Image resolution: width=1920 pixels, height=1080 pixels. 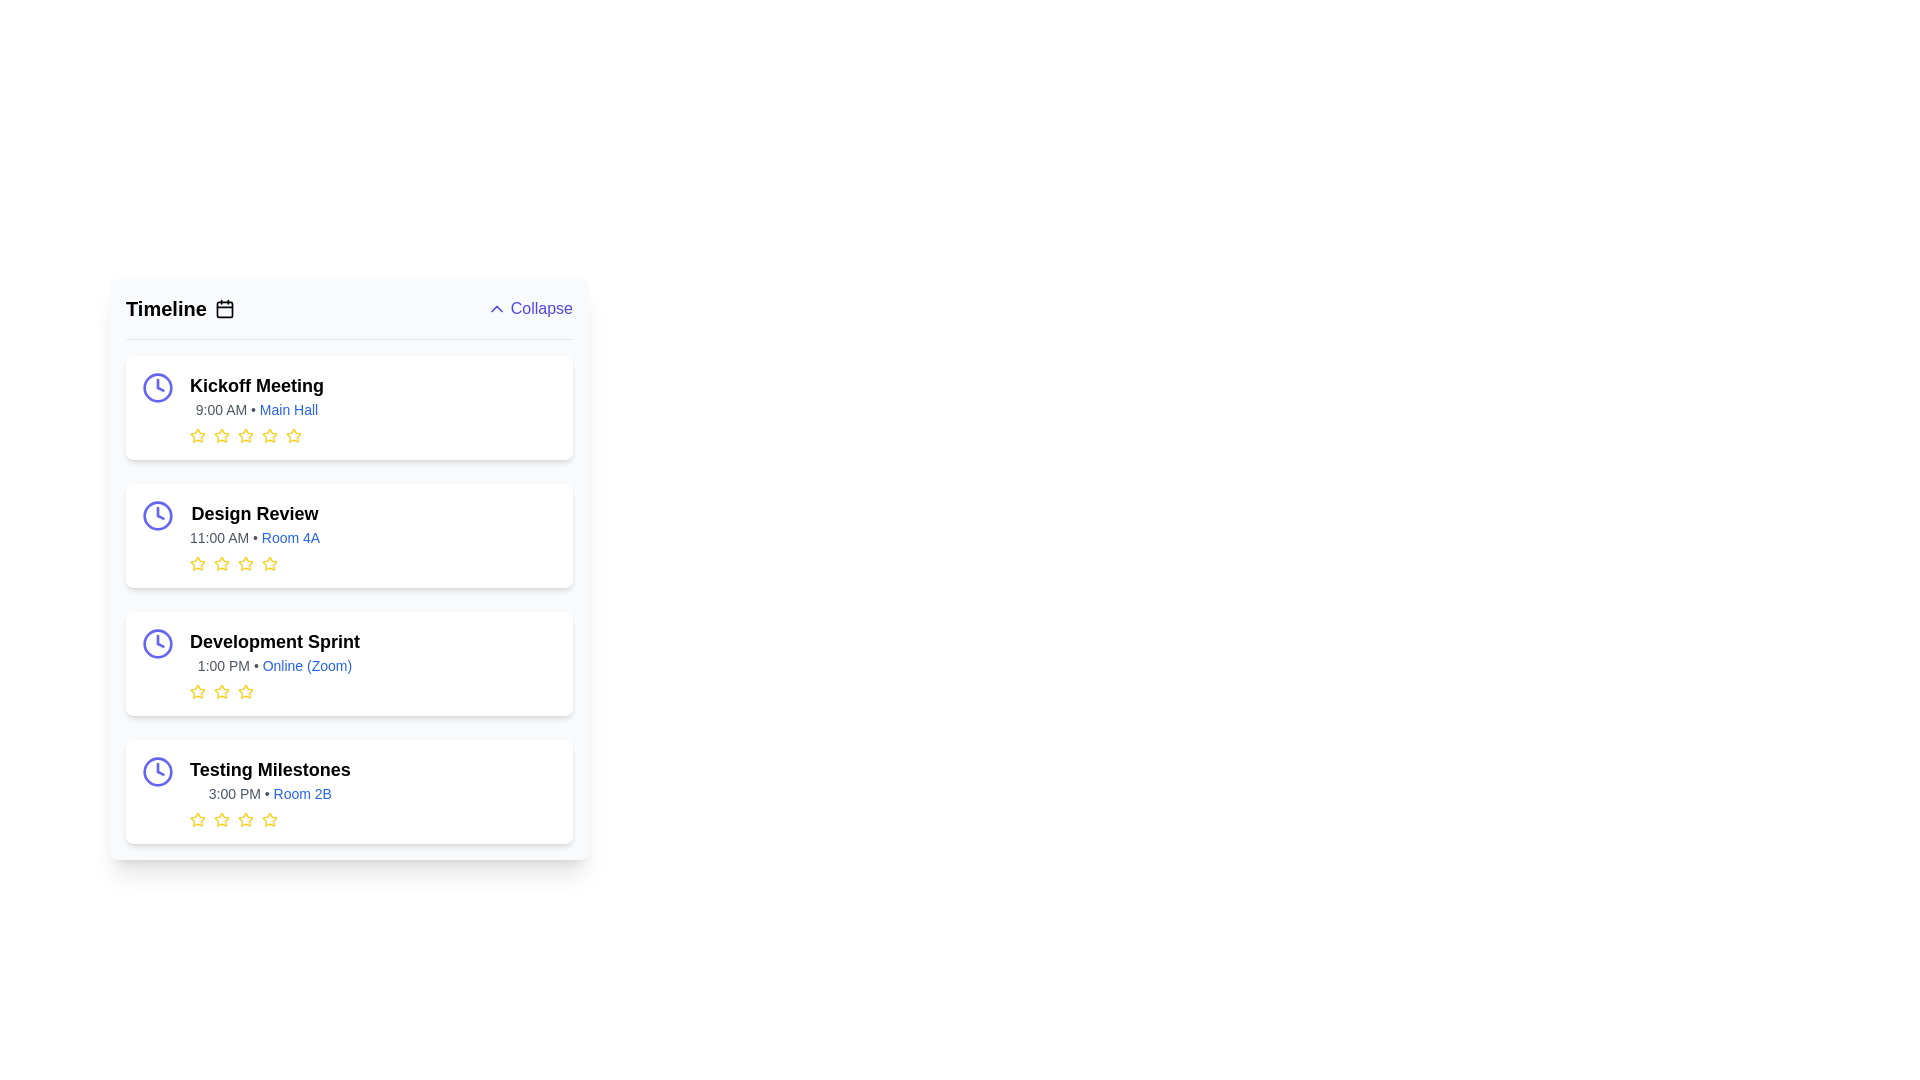 What do you see at coordinates (244, 819) in the screenshot?
I see `the third star icon in the star rating section of the 'Testing Milestones' entry to set a rating` at bounding box center [244, 819].